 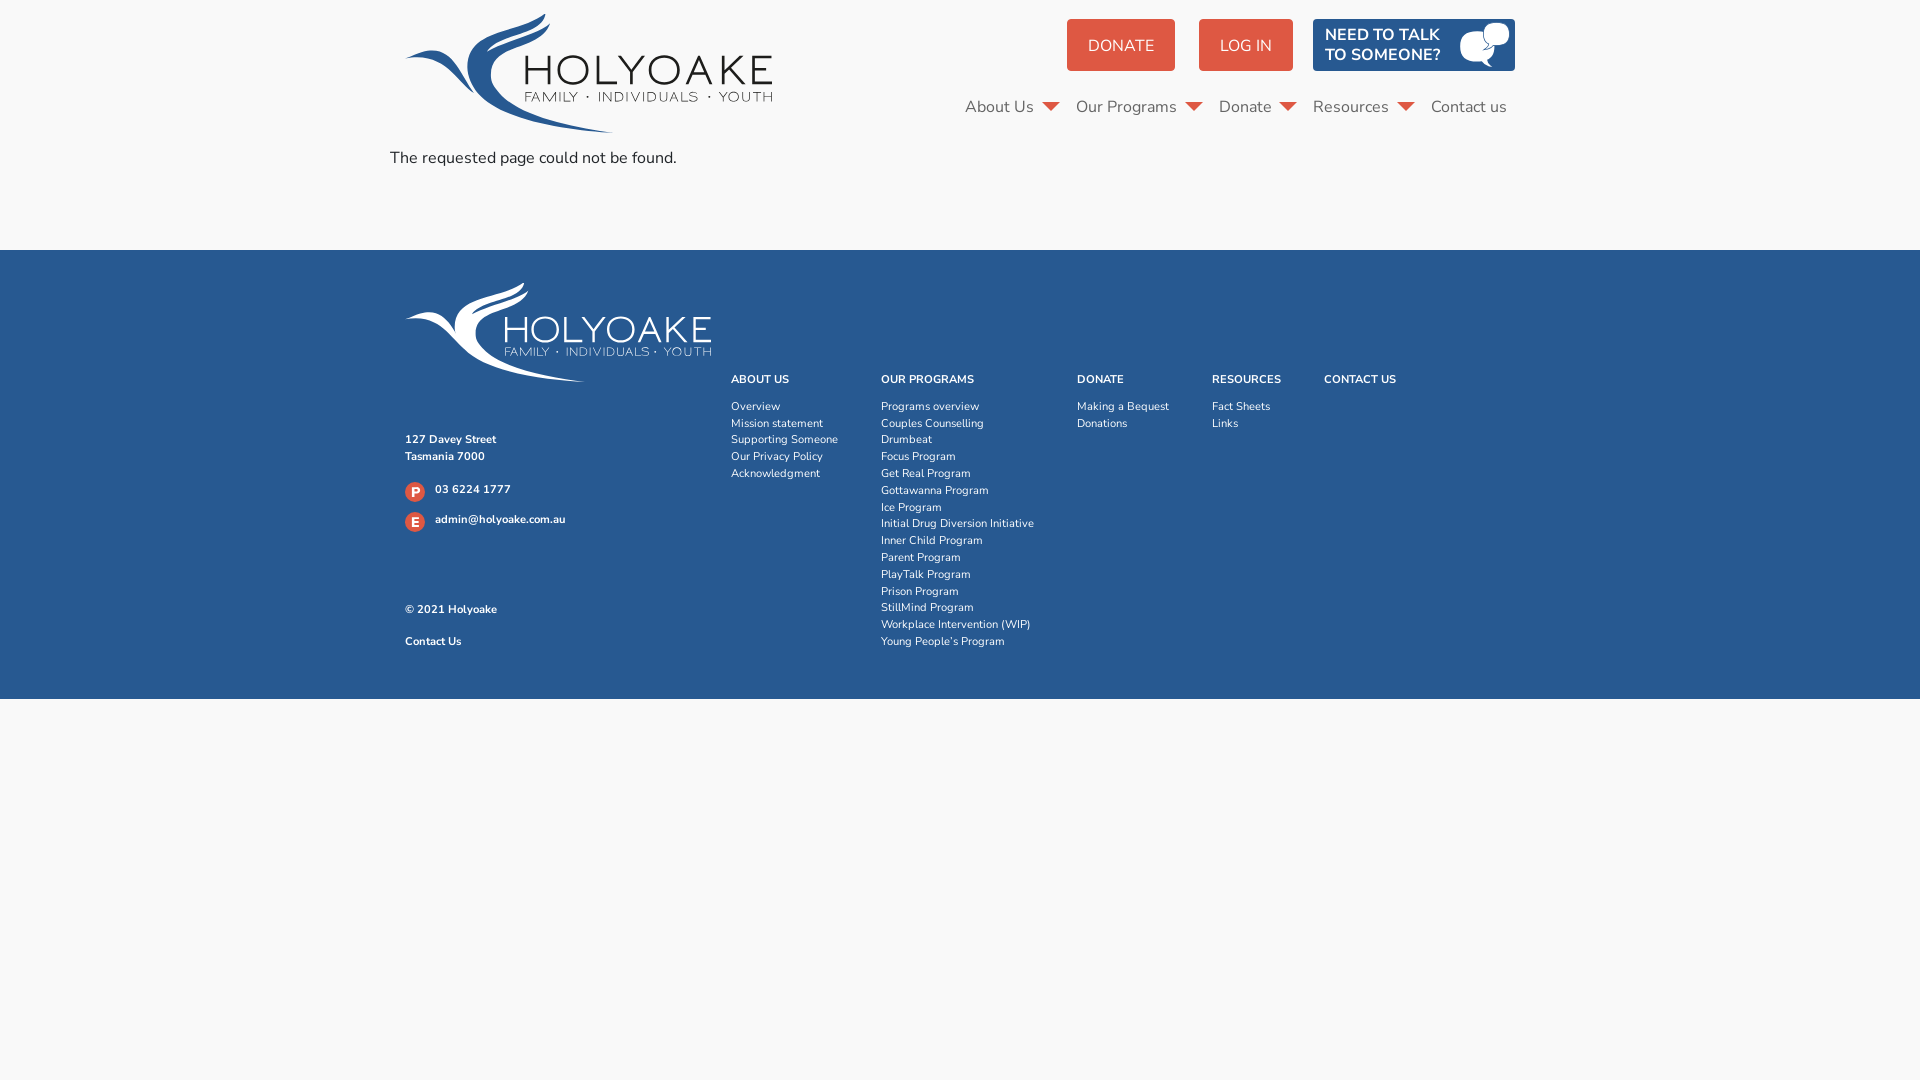 What do you see at coordinates (783, 457) in the screenshot?
I see `'Our Privacy Policy'` at bounding box center [783, 457].